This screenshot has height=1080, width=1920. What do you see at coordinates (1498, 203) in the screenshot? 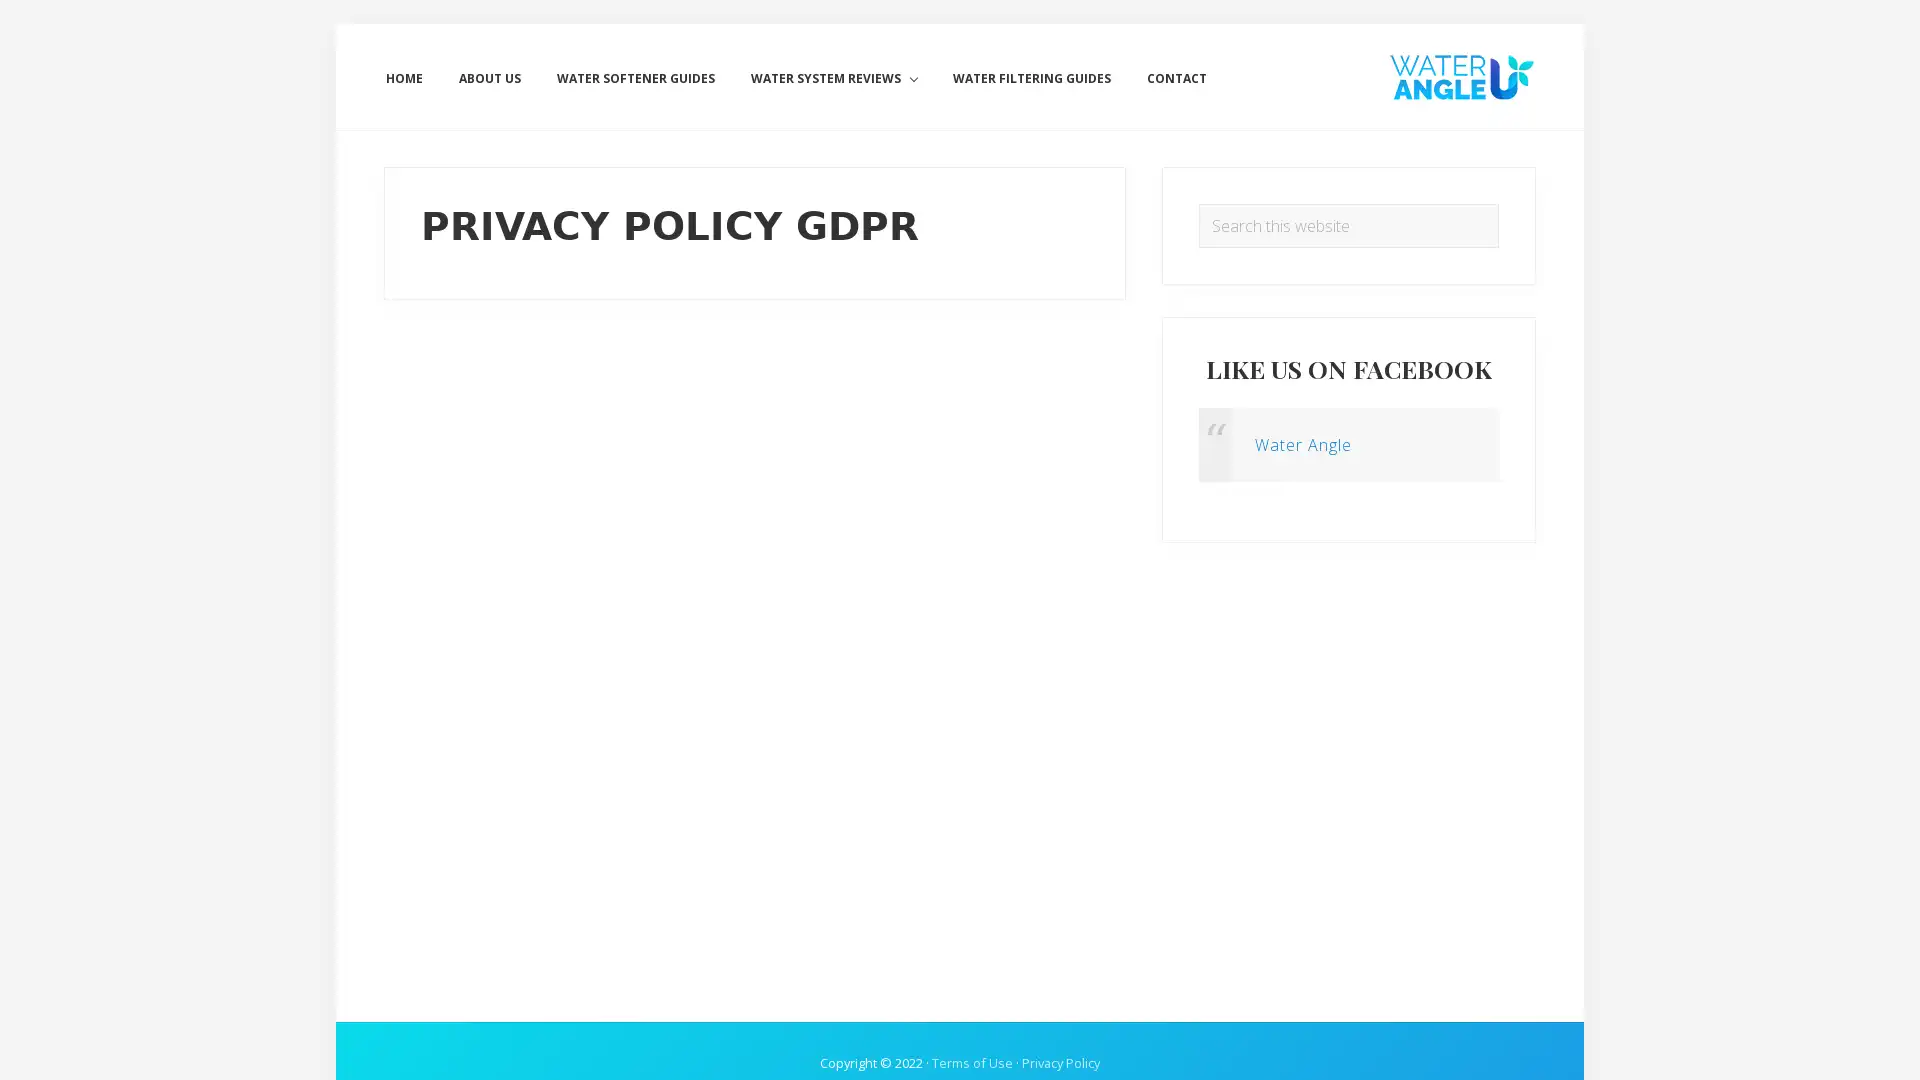
I see `Search` at bounding box center [1498, 203].